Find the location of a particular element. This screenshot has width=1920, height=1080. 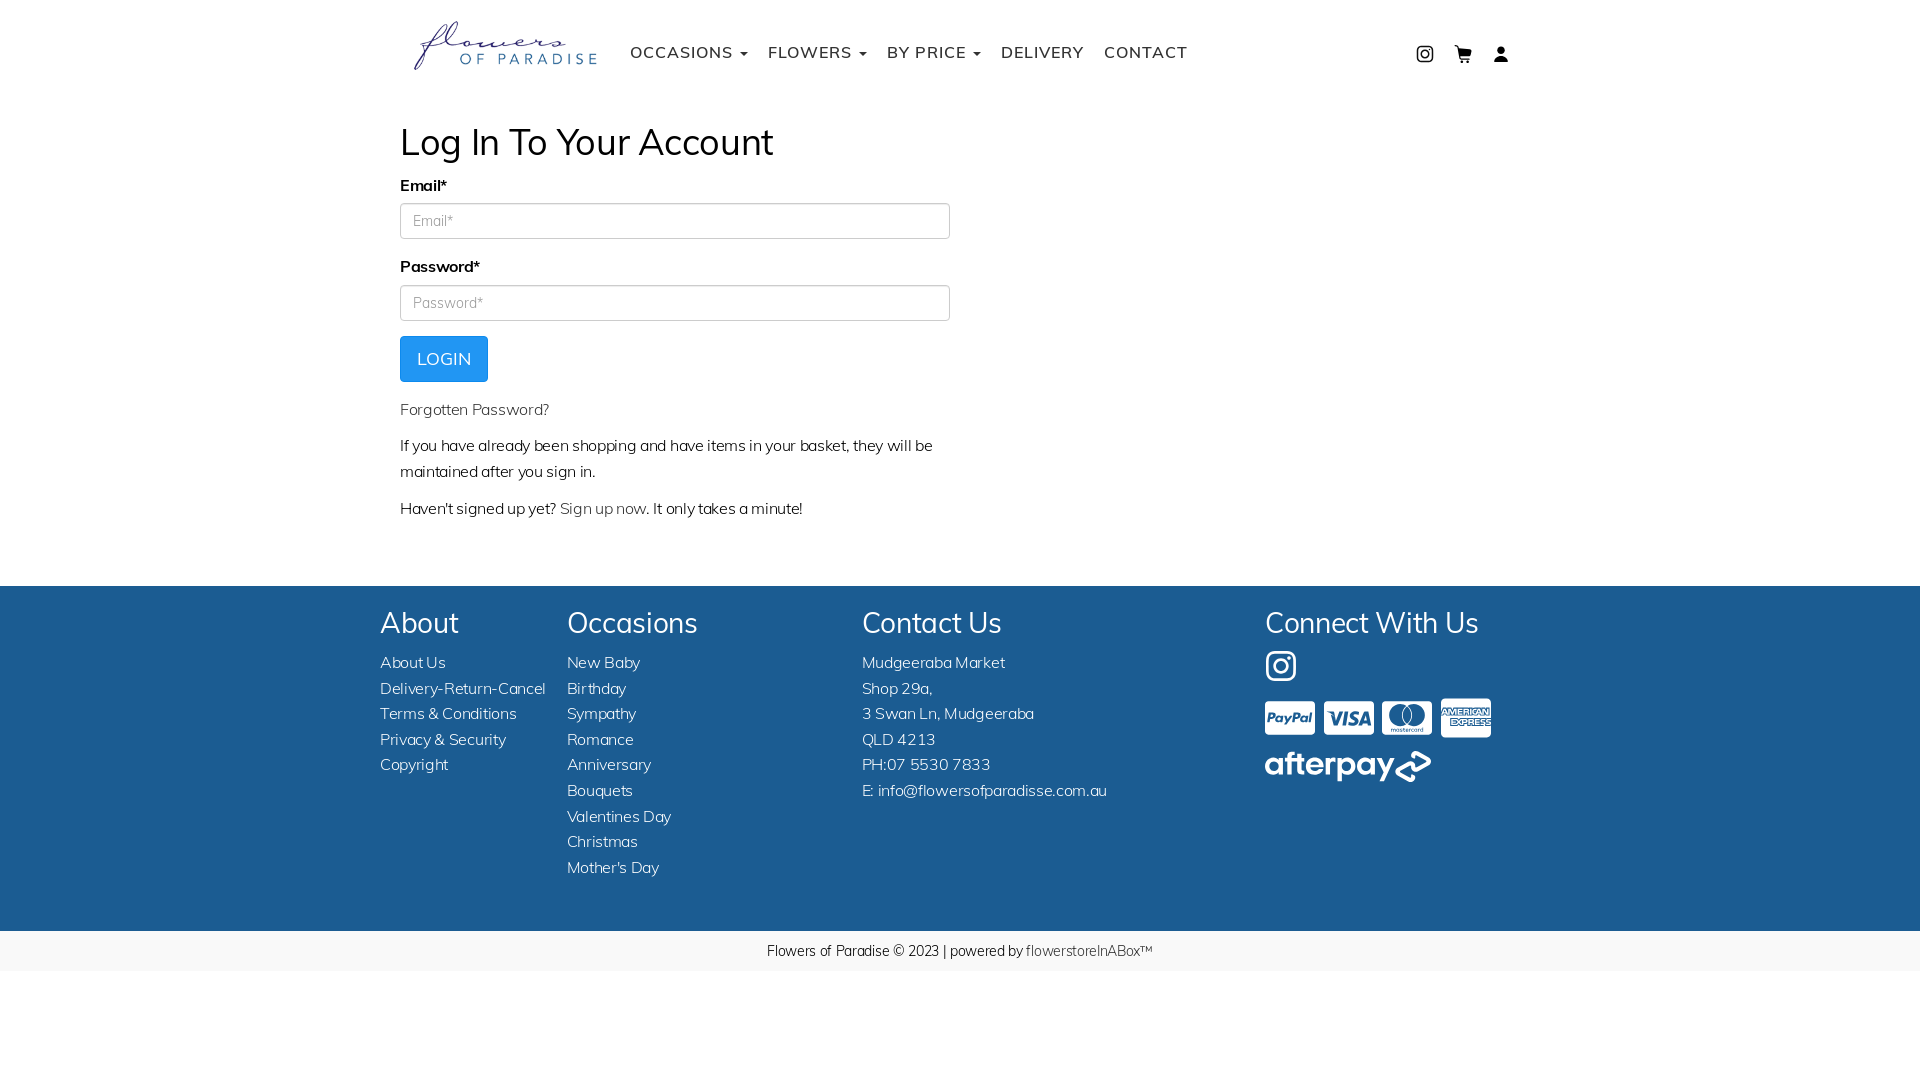

'instagram' is located at coordinates (1281, 663).